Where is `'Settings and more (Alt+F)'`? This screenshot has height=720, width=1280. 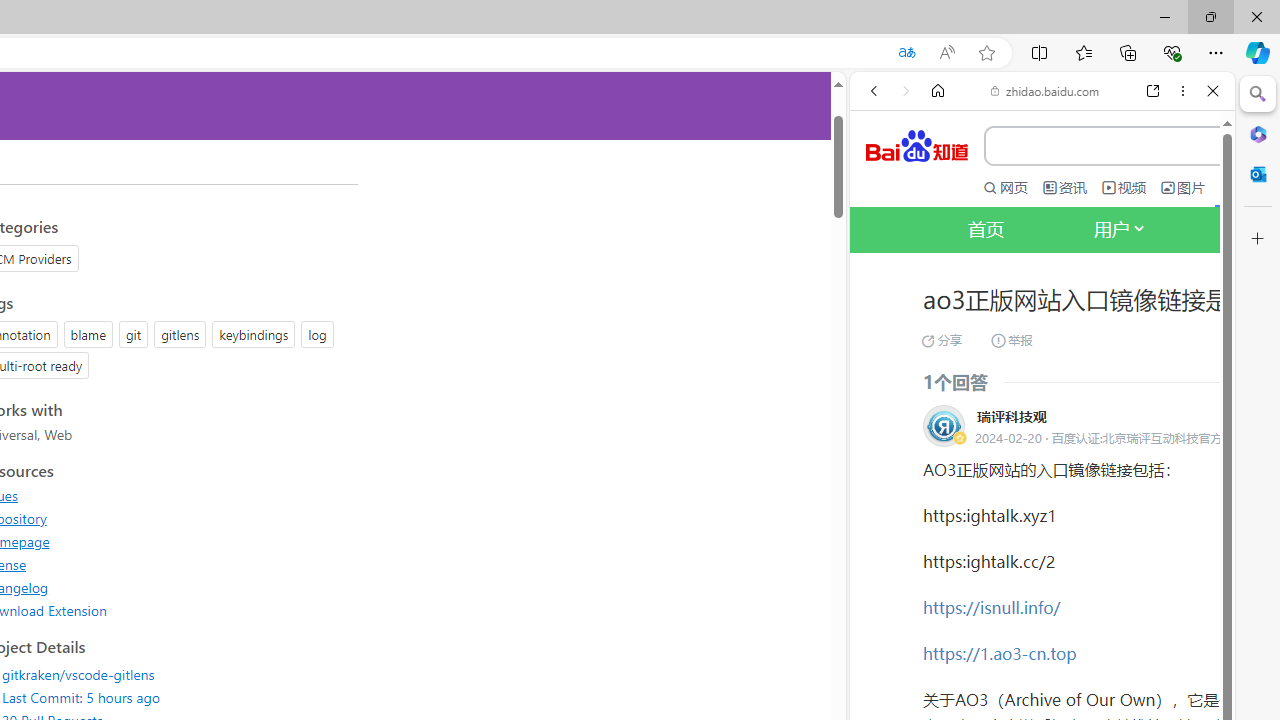 'Settings and more (Alt+F)' is located at coordinates (1215, 51).